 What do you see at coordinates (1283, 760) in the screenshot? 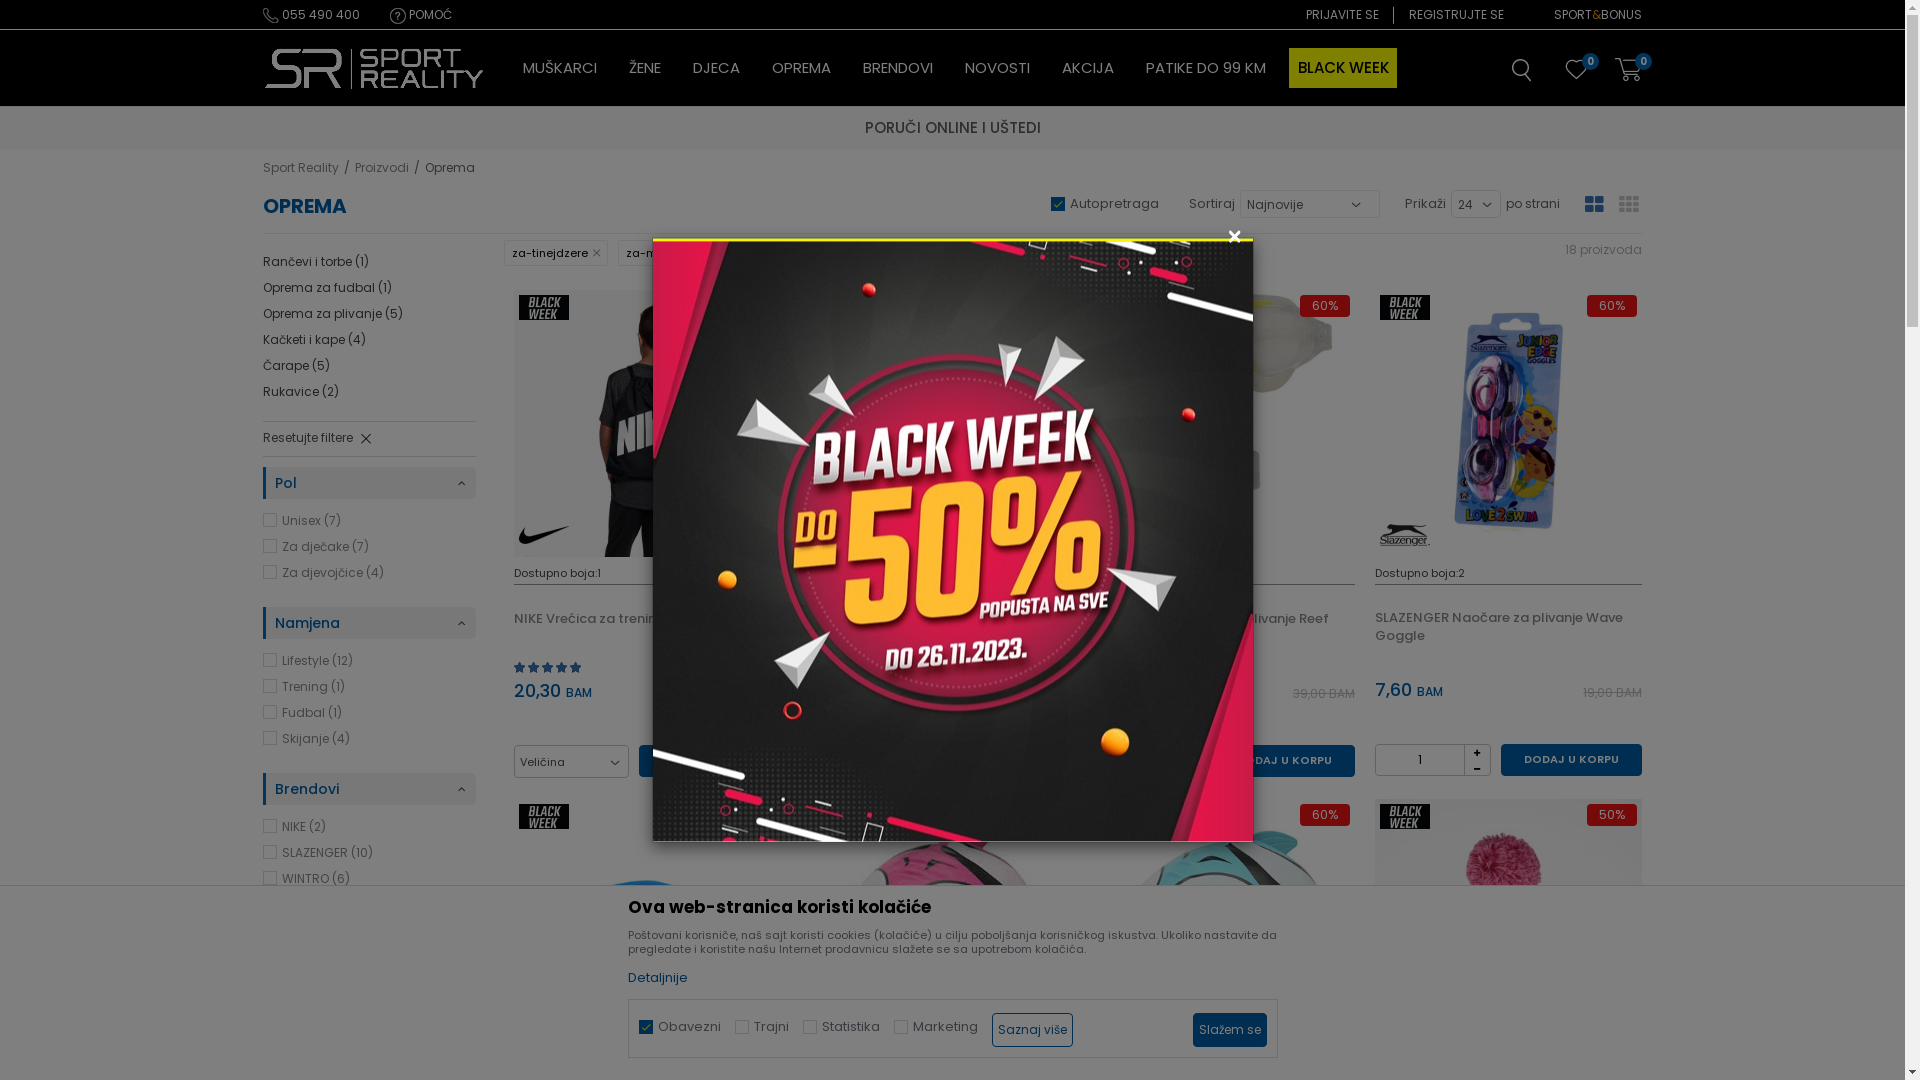
I see `'DODAJ U KORPU'` at bounding box center [1283, 760].